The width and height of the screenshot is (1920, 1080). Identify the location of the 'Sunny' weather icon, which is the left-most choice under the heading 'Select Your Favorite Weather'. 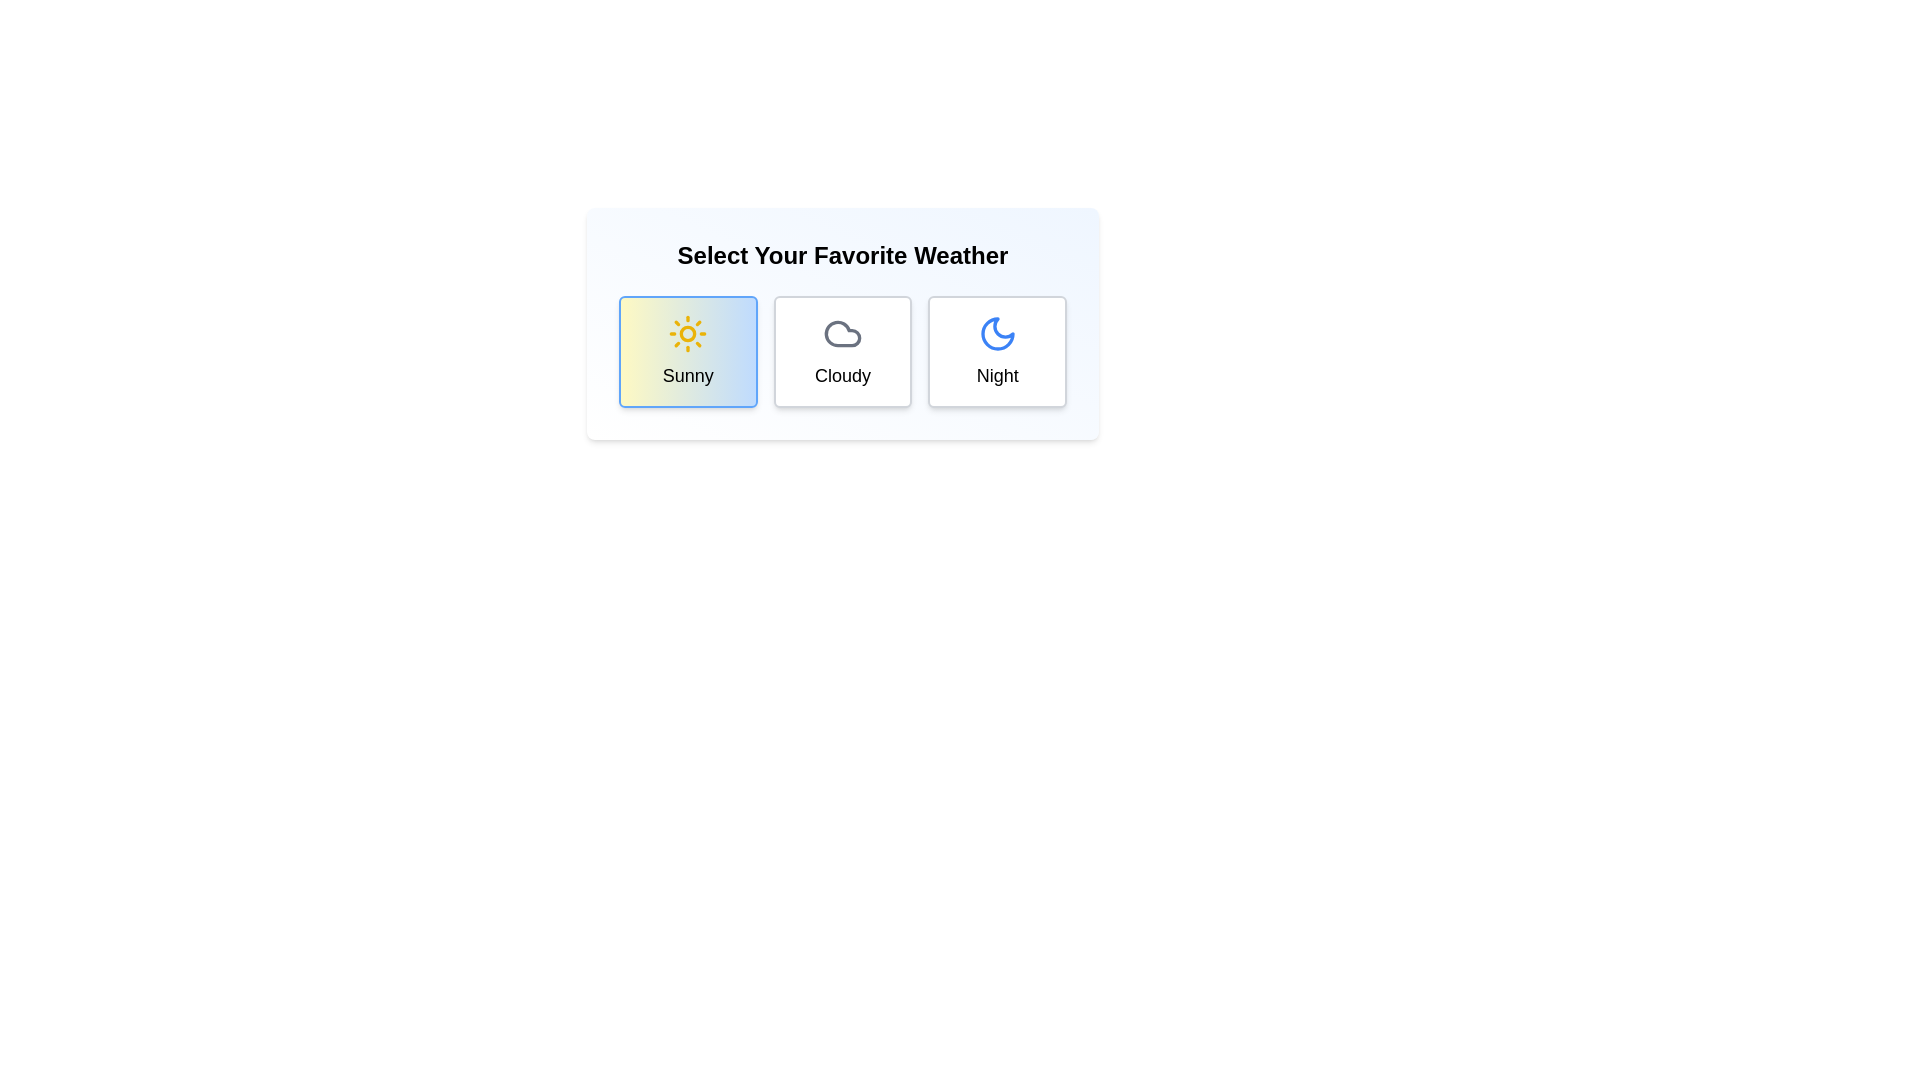
(688, 333).